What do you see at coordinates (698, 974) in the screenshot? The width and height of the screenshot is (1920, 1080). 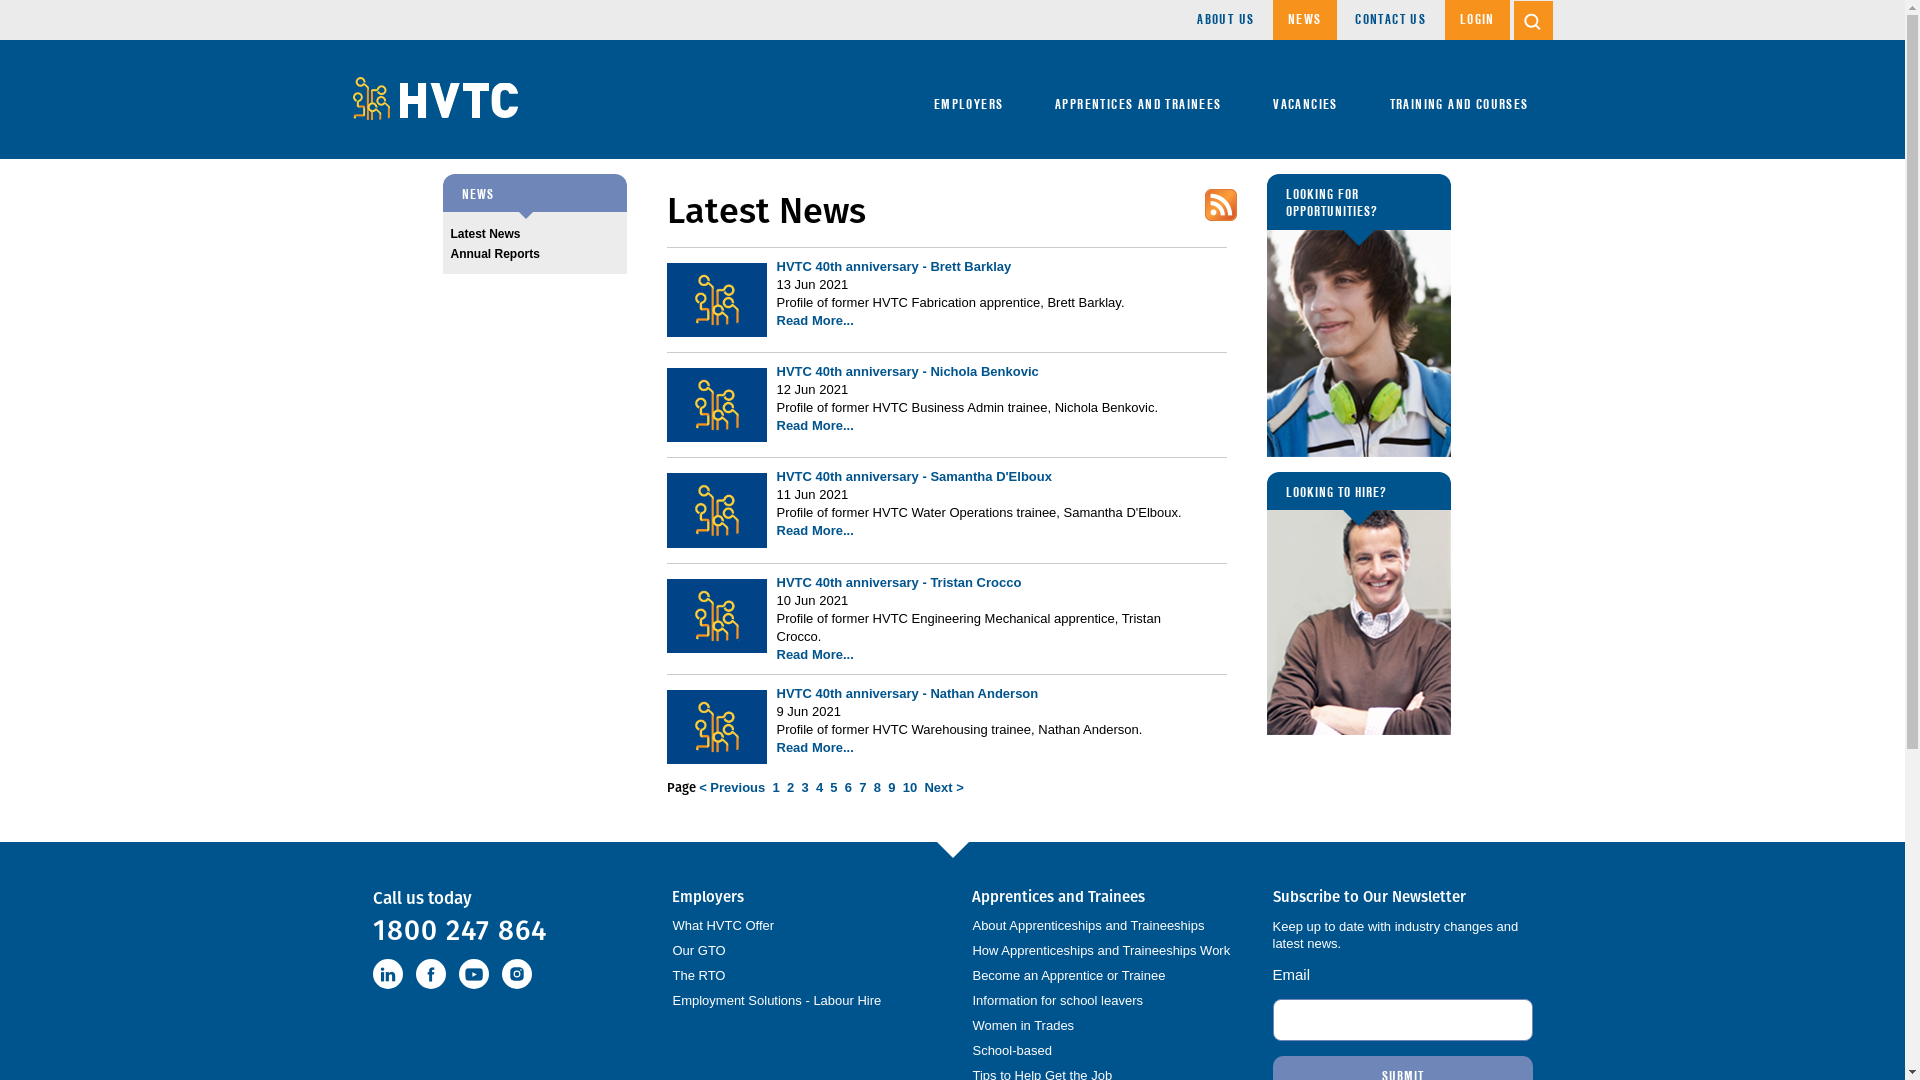 I see `'The RTO'` at bounding box center [698, 974].